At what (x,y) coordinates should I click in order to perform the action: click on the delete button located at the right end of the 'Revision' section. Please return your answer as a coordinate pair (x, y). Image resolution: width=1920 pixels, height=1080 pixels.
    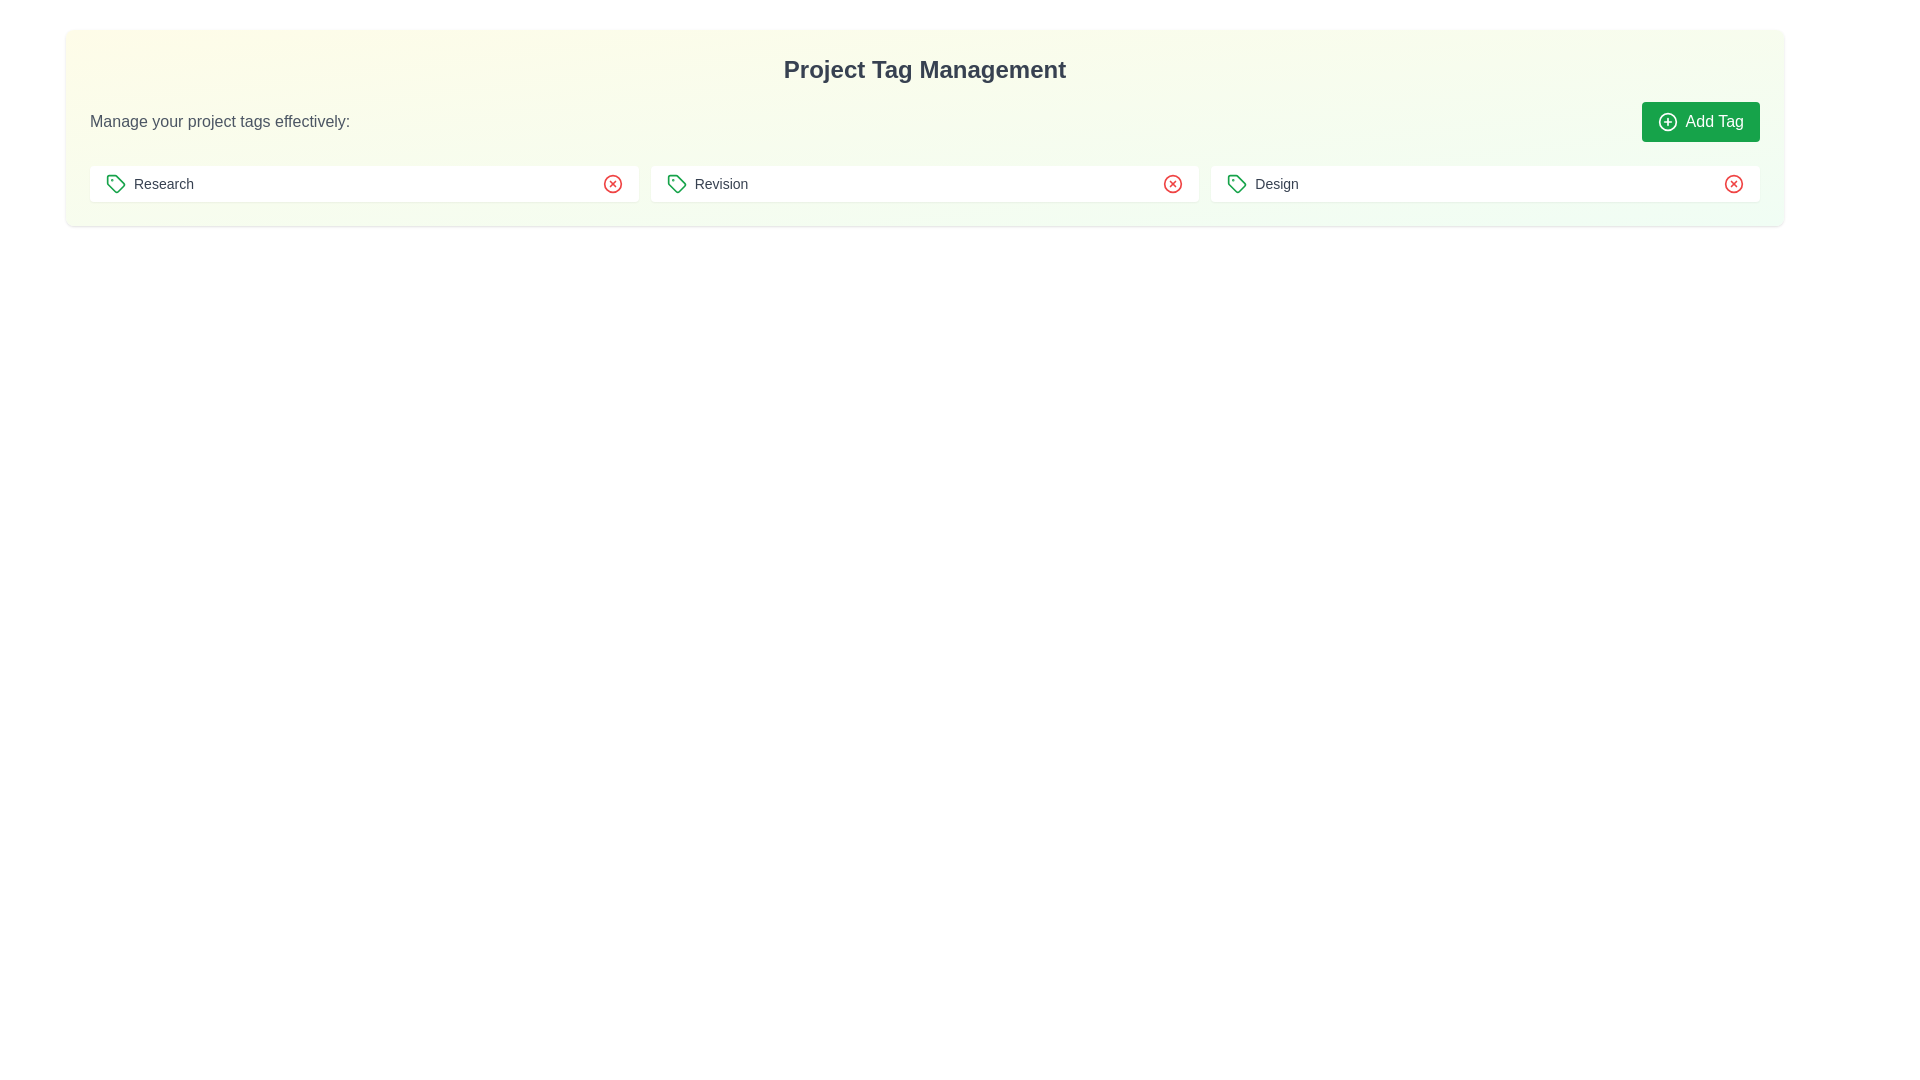
    Looking at the image, I should click on (1173, 184).